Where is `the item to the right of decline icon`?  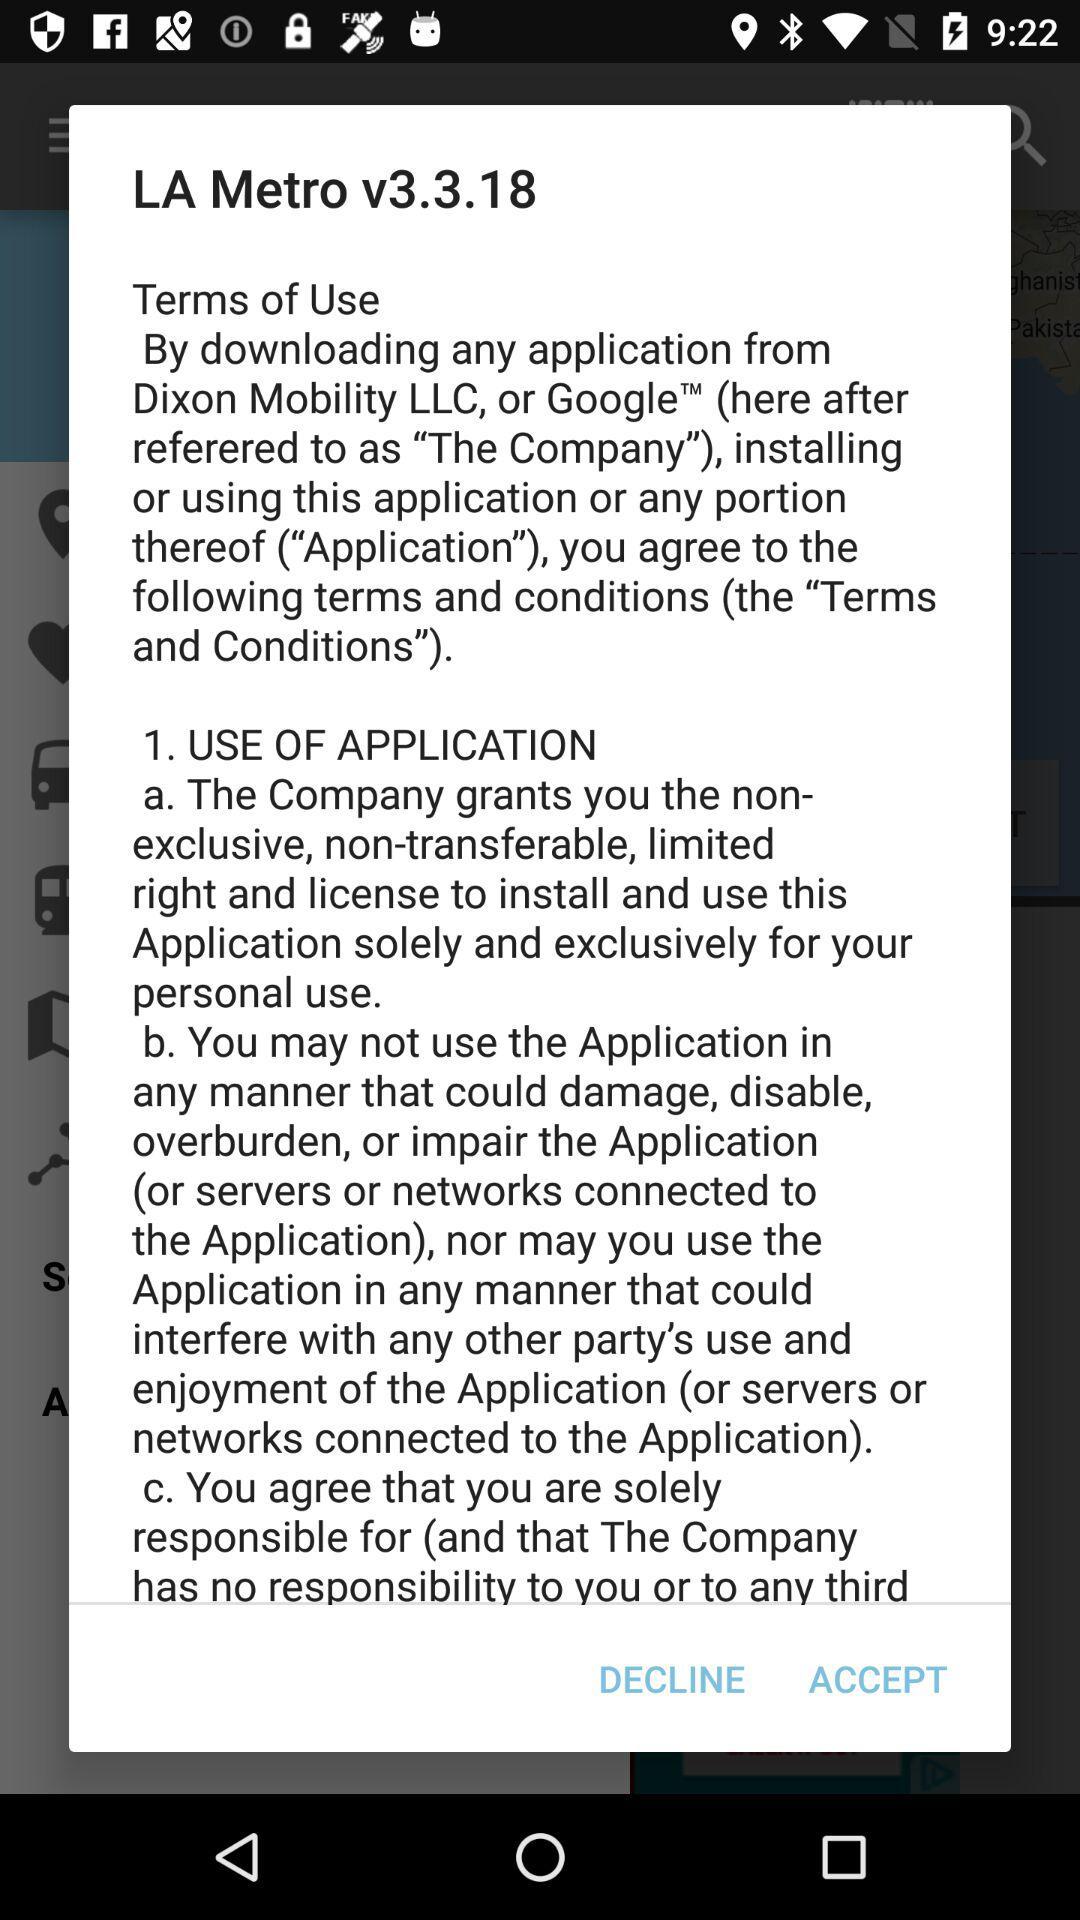 the item to the right of decline icon is located at coordinates (877, 1678).